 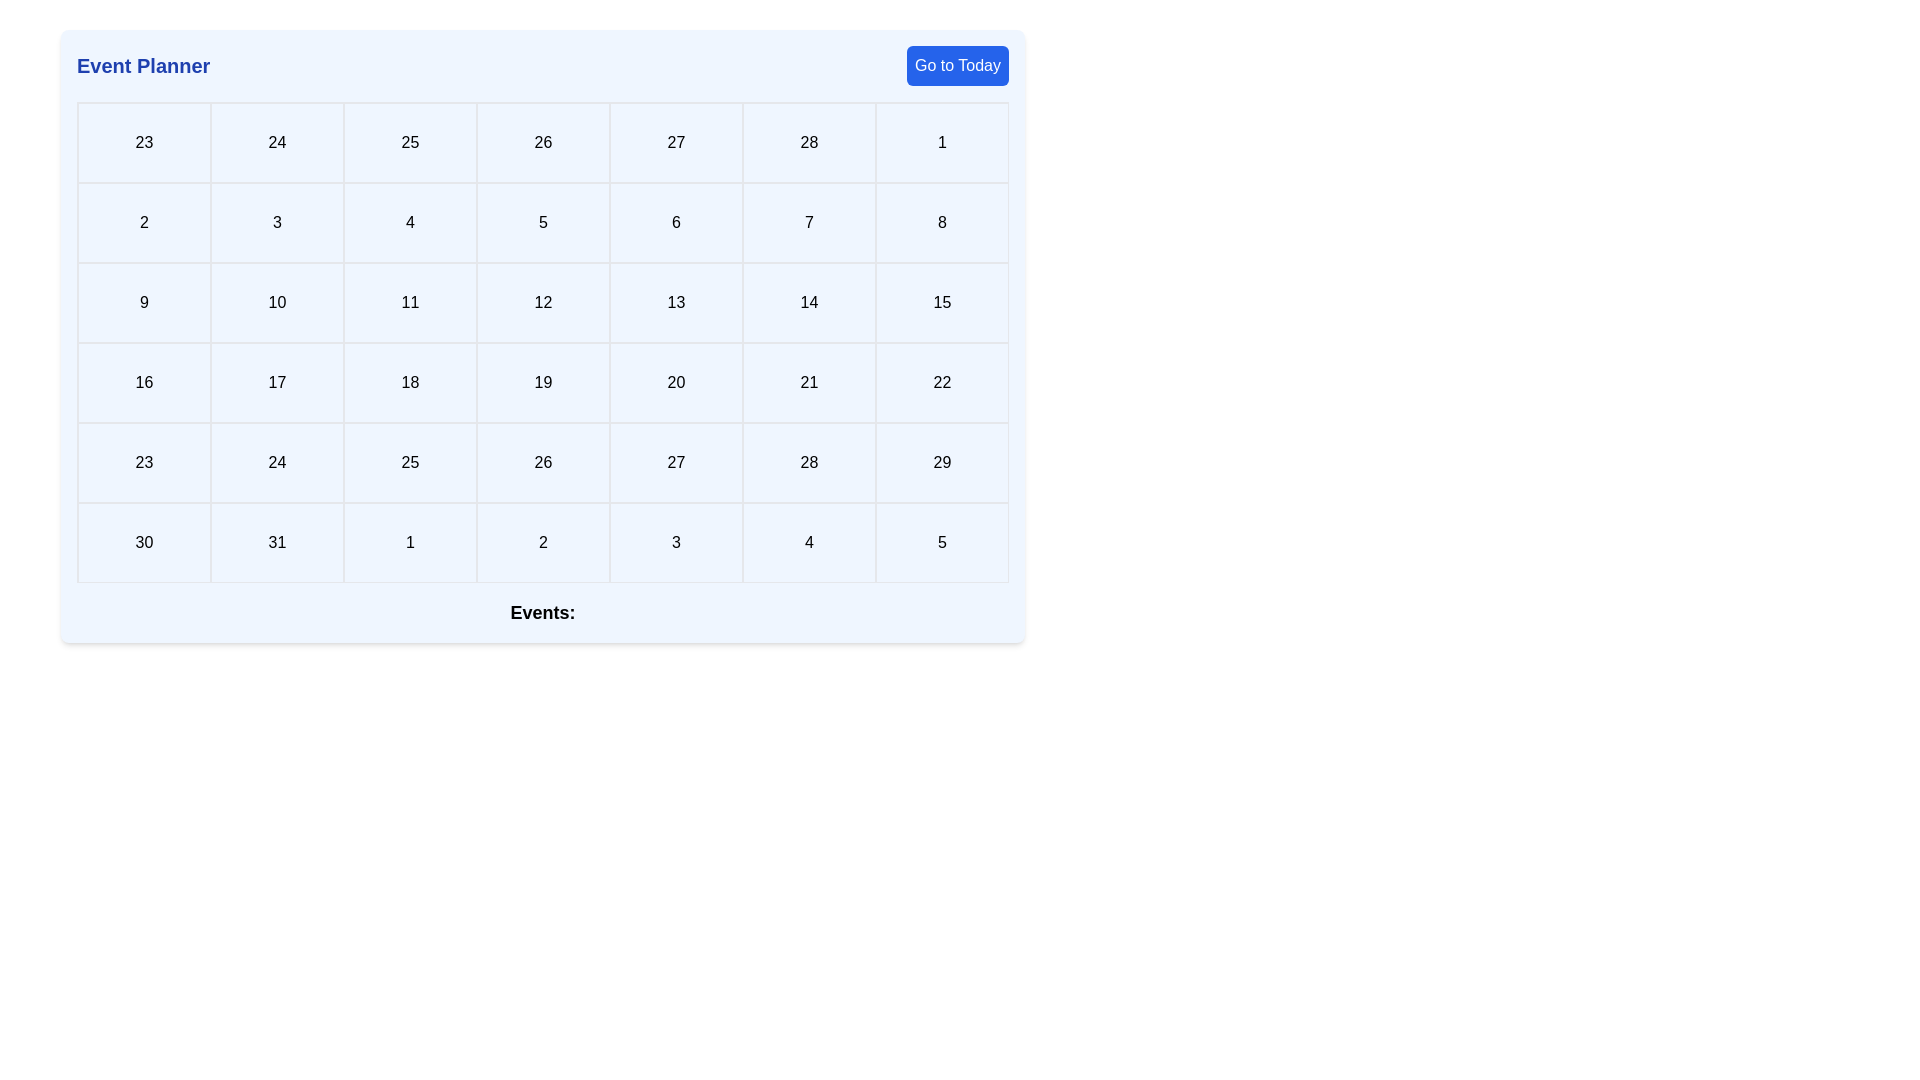 I want to click on the calendar cell displaying the number '5', so click(x=543, y=223).